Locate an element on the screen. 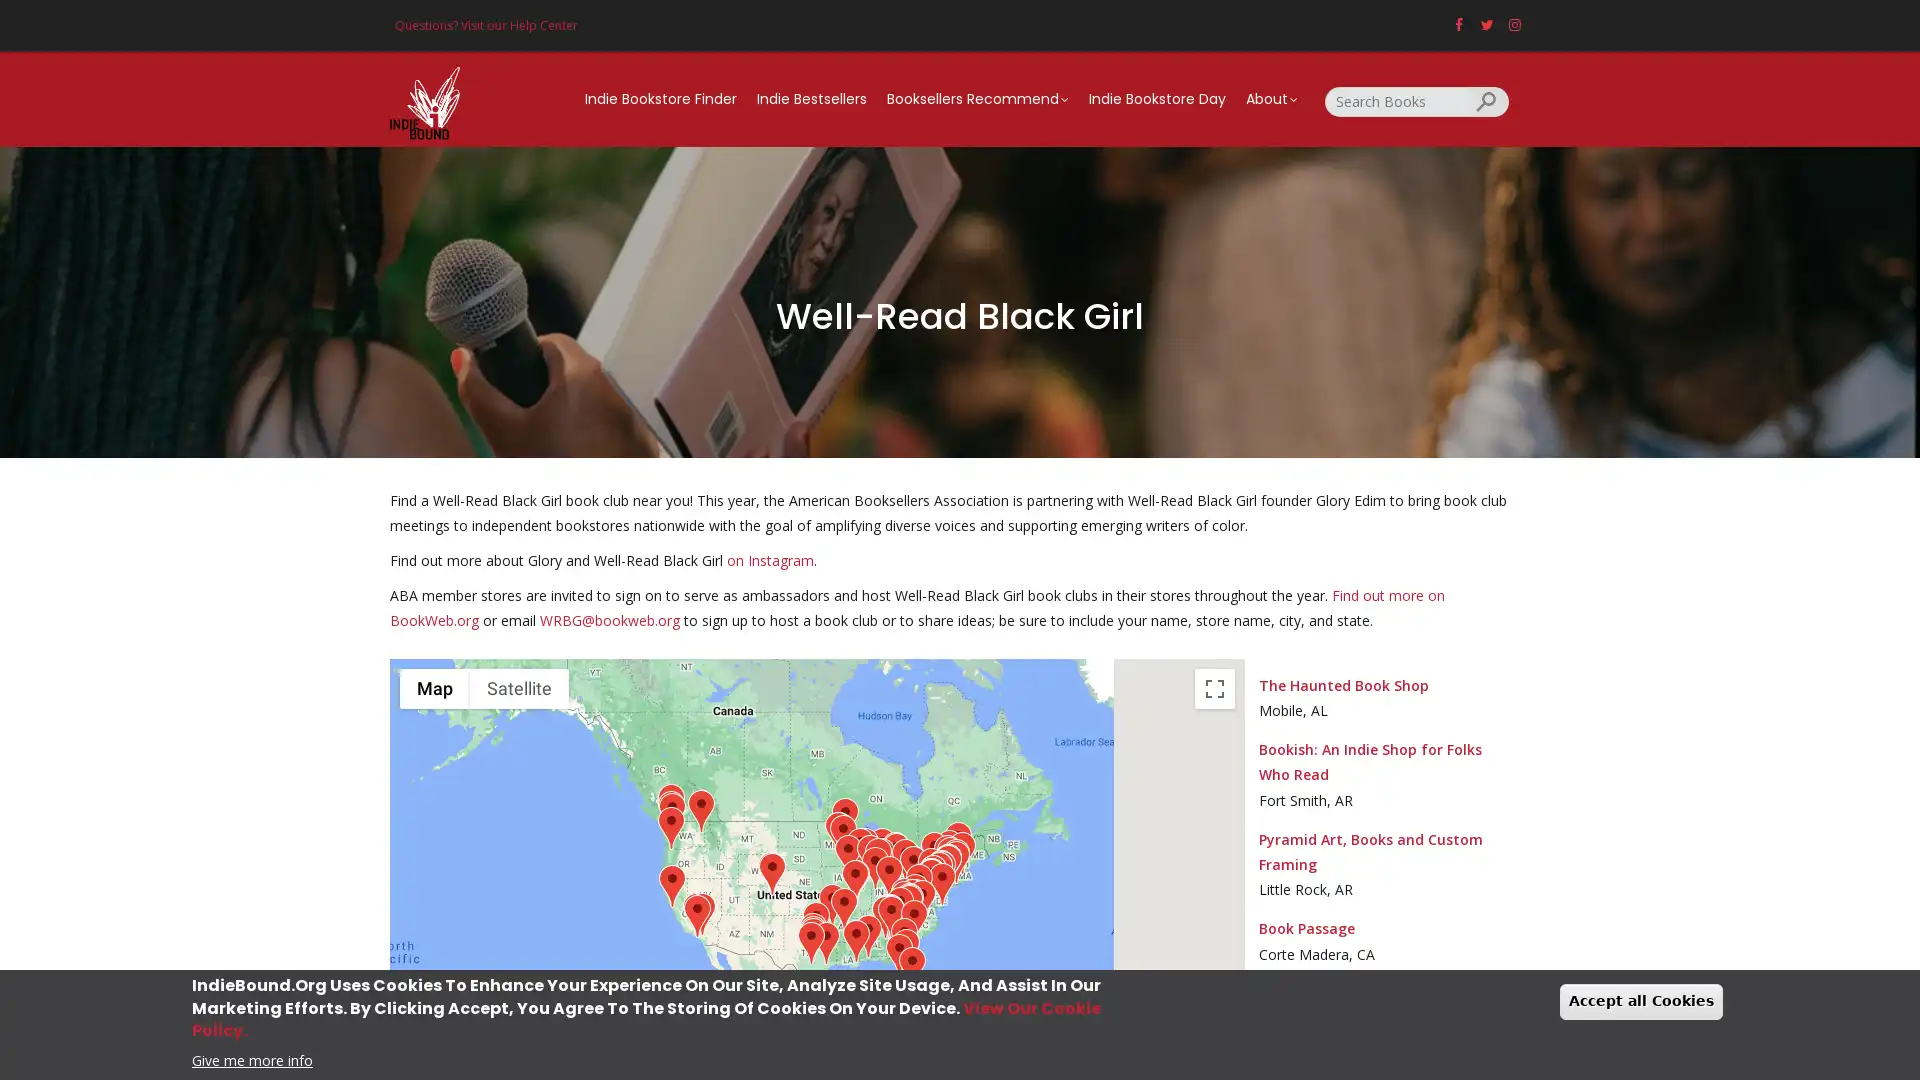 The height and width of the screenshot is (1080, 1920). Cupboard Maker Books is located at coordinates (929, 867).